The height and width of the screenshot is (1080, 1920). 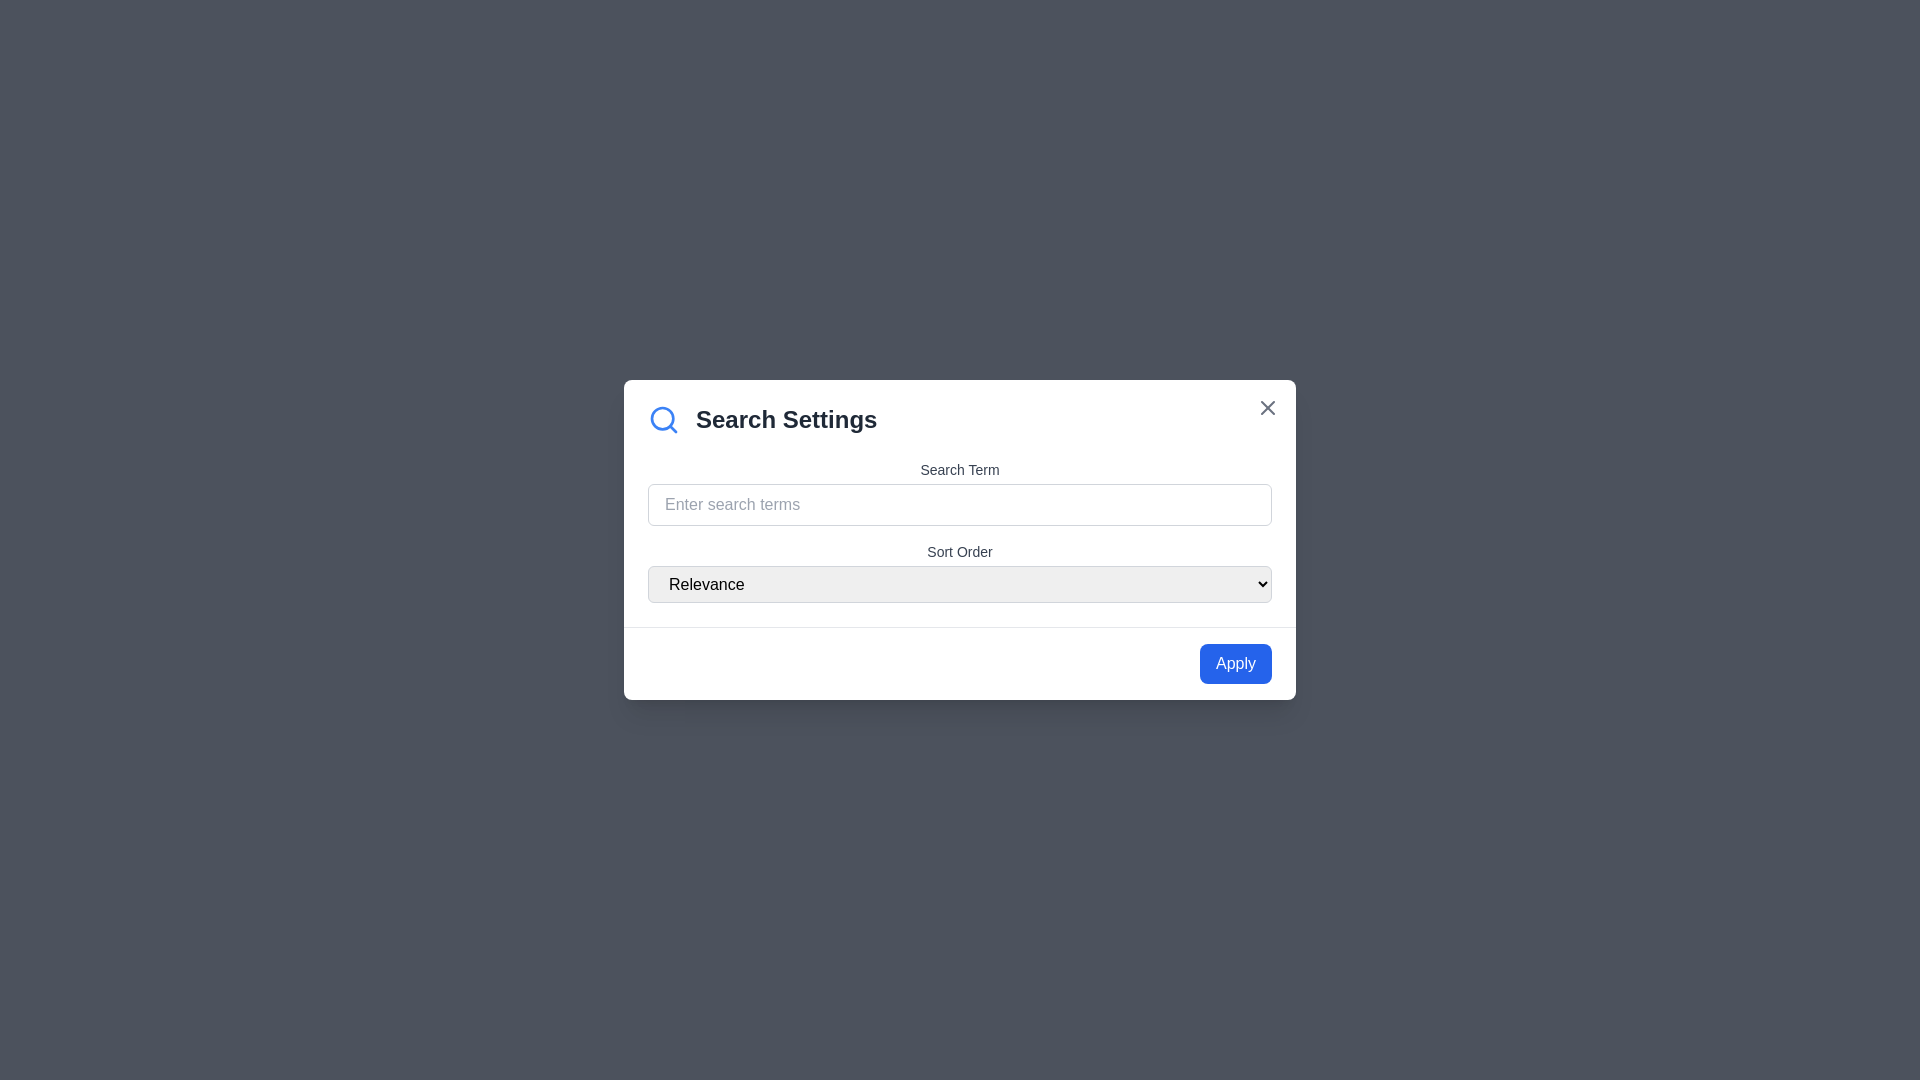 I want to click on the 'Search Settings' text label, which is a bold and large-sized gray title located just below the modal's close button and above the input fields, so click(x=785, y=419).